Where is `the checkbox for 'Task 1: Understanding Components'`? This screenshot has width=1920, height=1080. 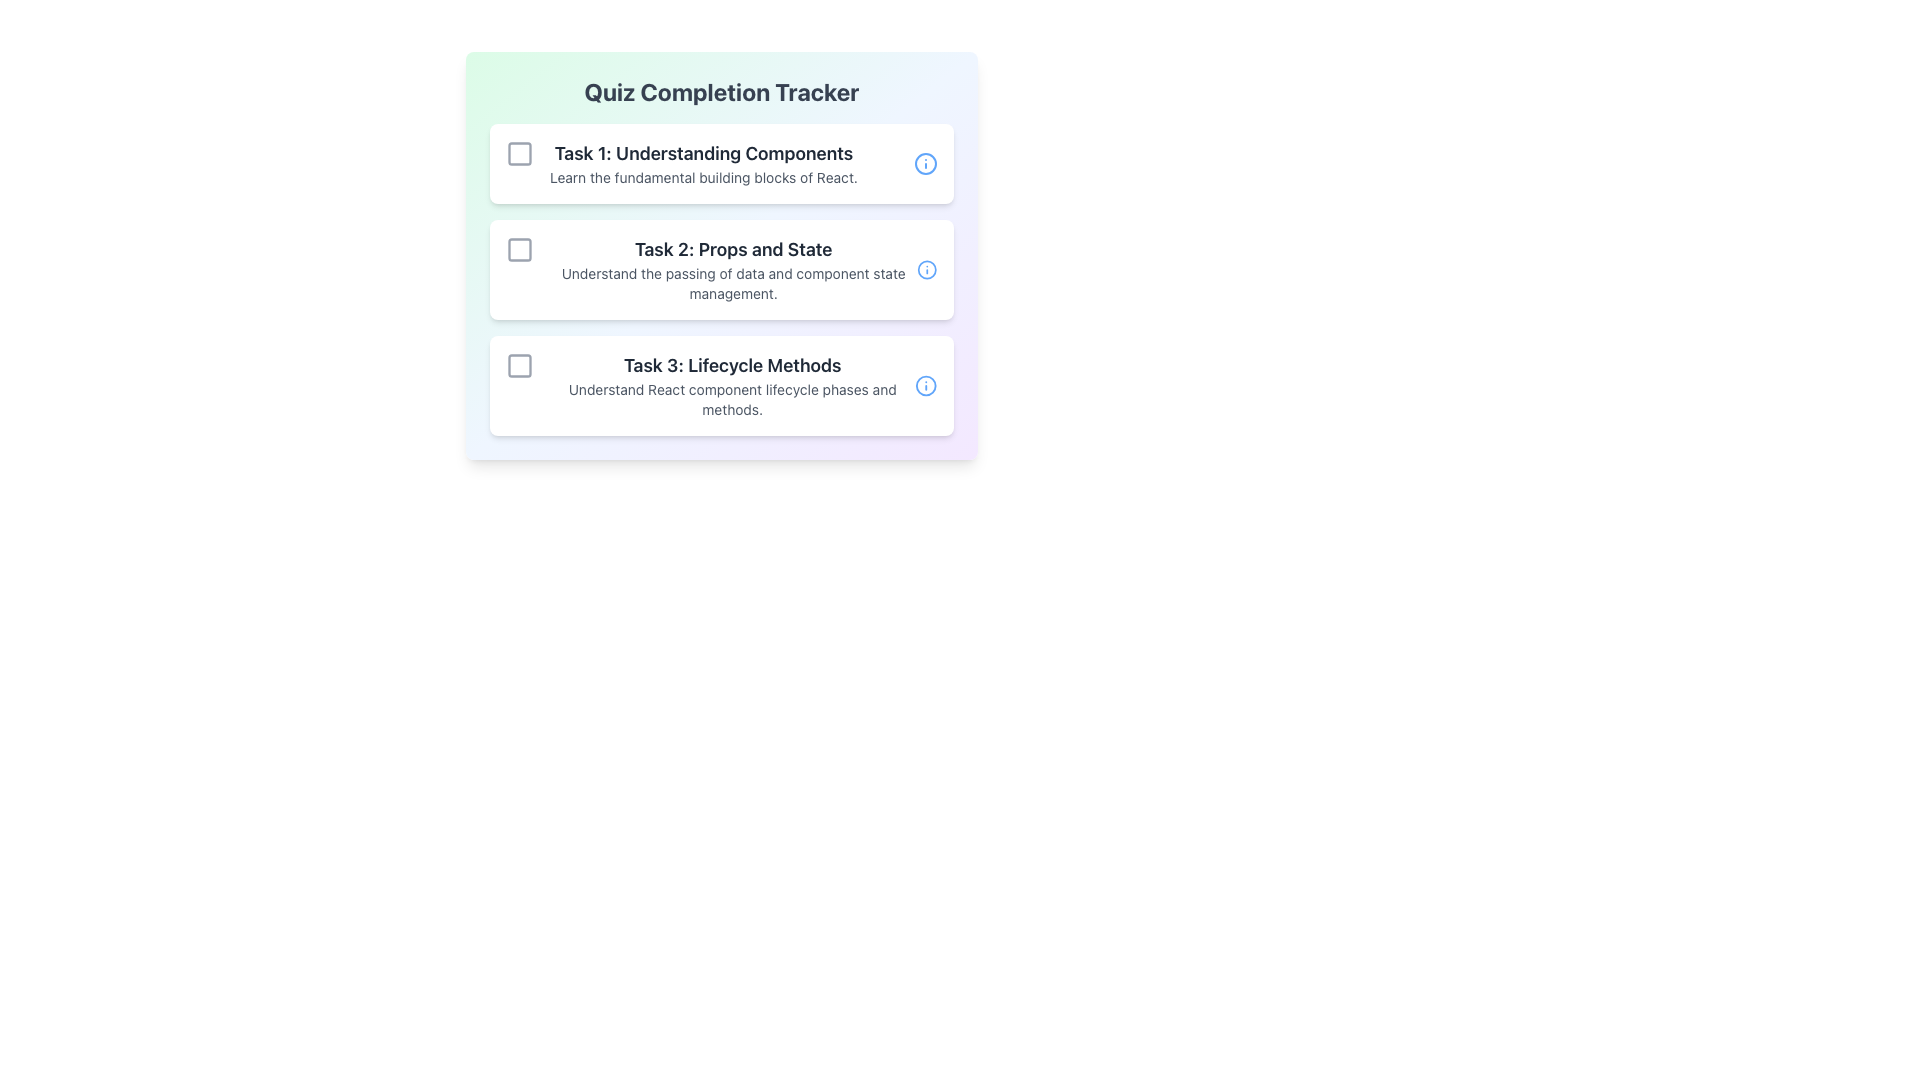 the checkbox for 'Task 1: Understanding Components' is located at coordinates (519, 153).